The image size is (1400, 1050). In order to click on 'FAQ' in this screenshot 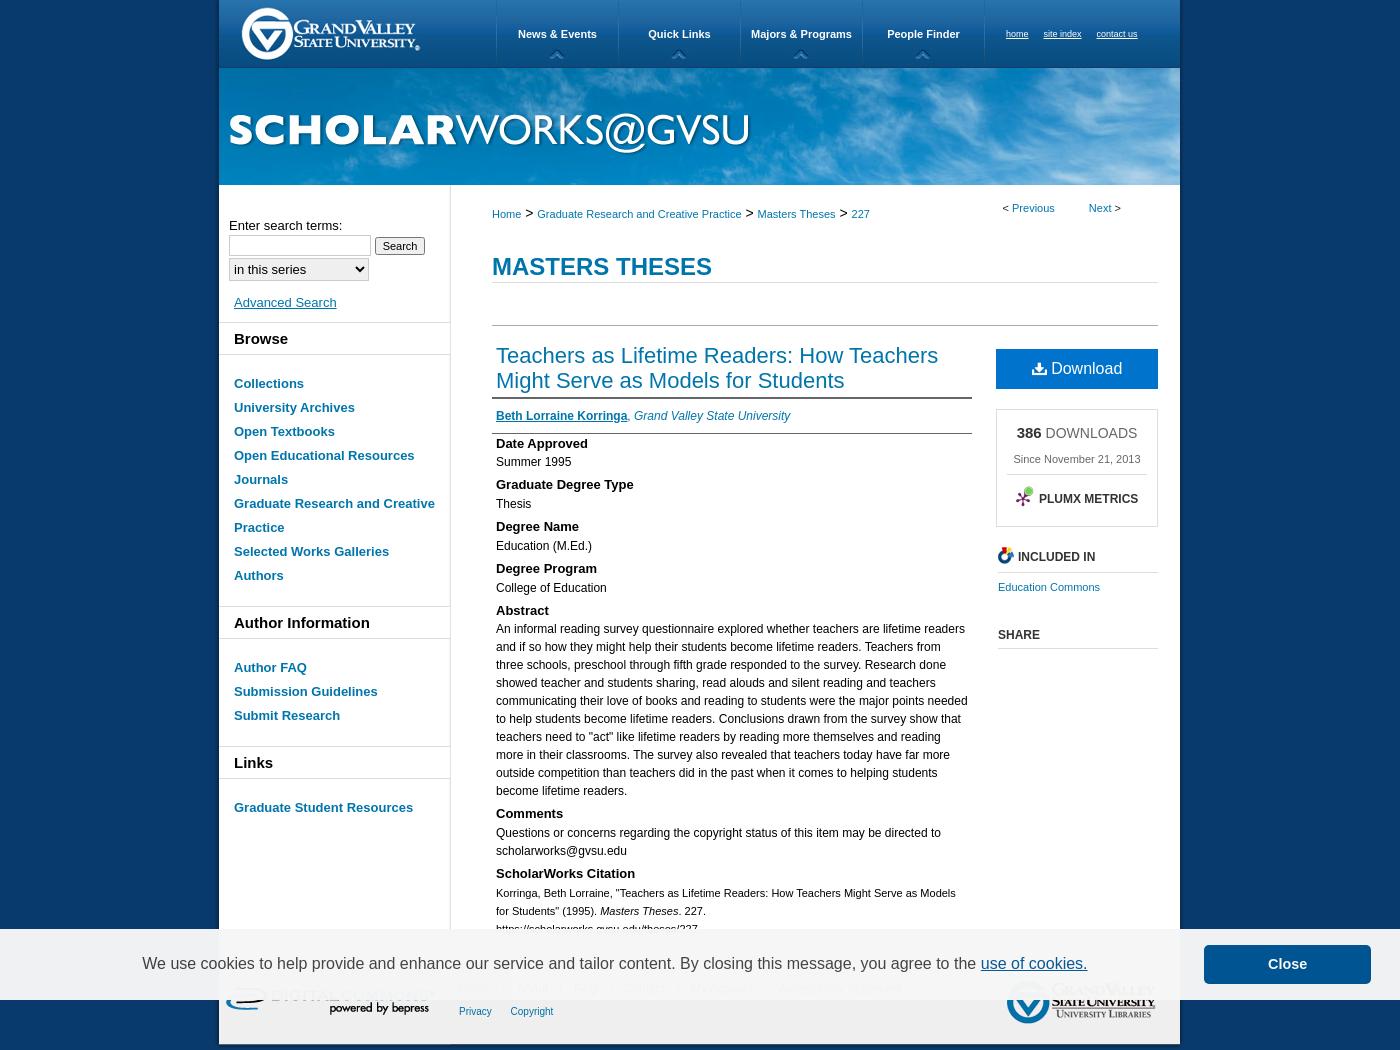, I will do `click(587, 988)`.